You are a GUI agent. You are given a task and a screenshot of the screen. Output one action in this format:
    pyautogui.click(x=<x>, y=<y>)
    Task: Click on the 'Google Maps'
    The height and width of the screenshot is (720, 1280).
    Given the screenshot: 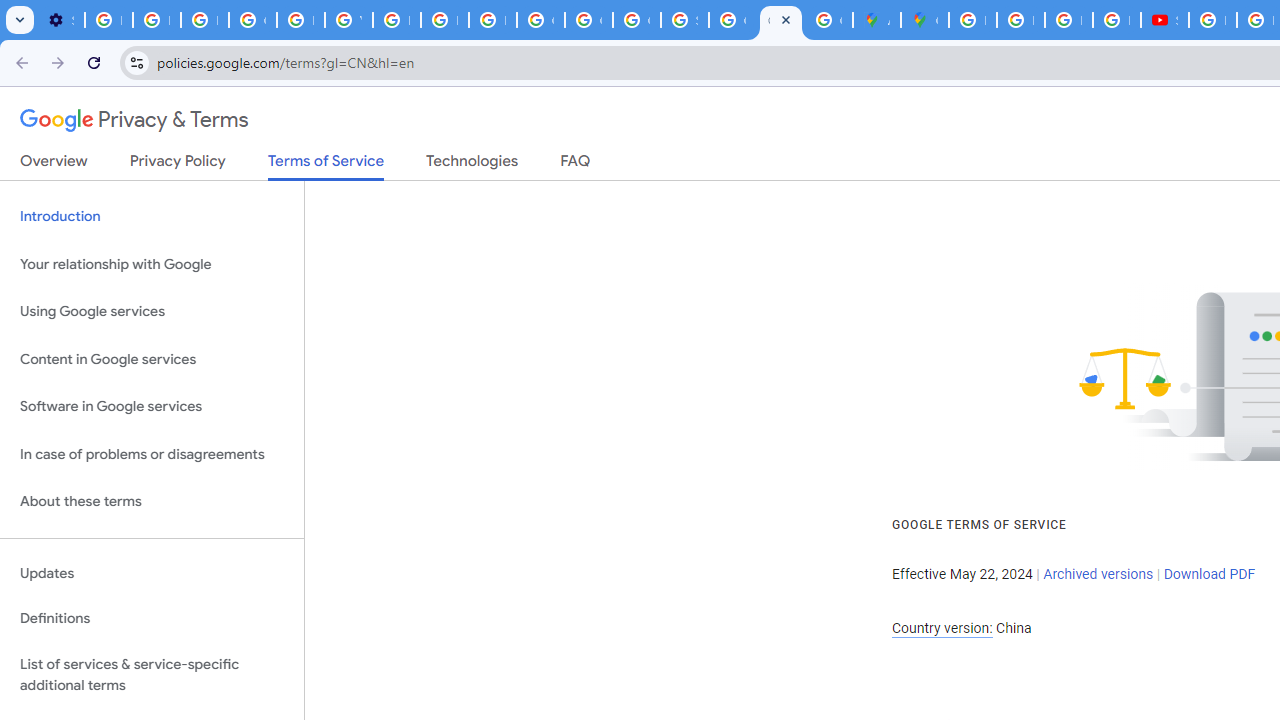 What is the action you would take?
    pyautogui.click(x=923, y=20)
    